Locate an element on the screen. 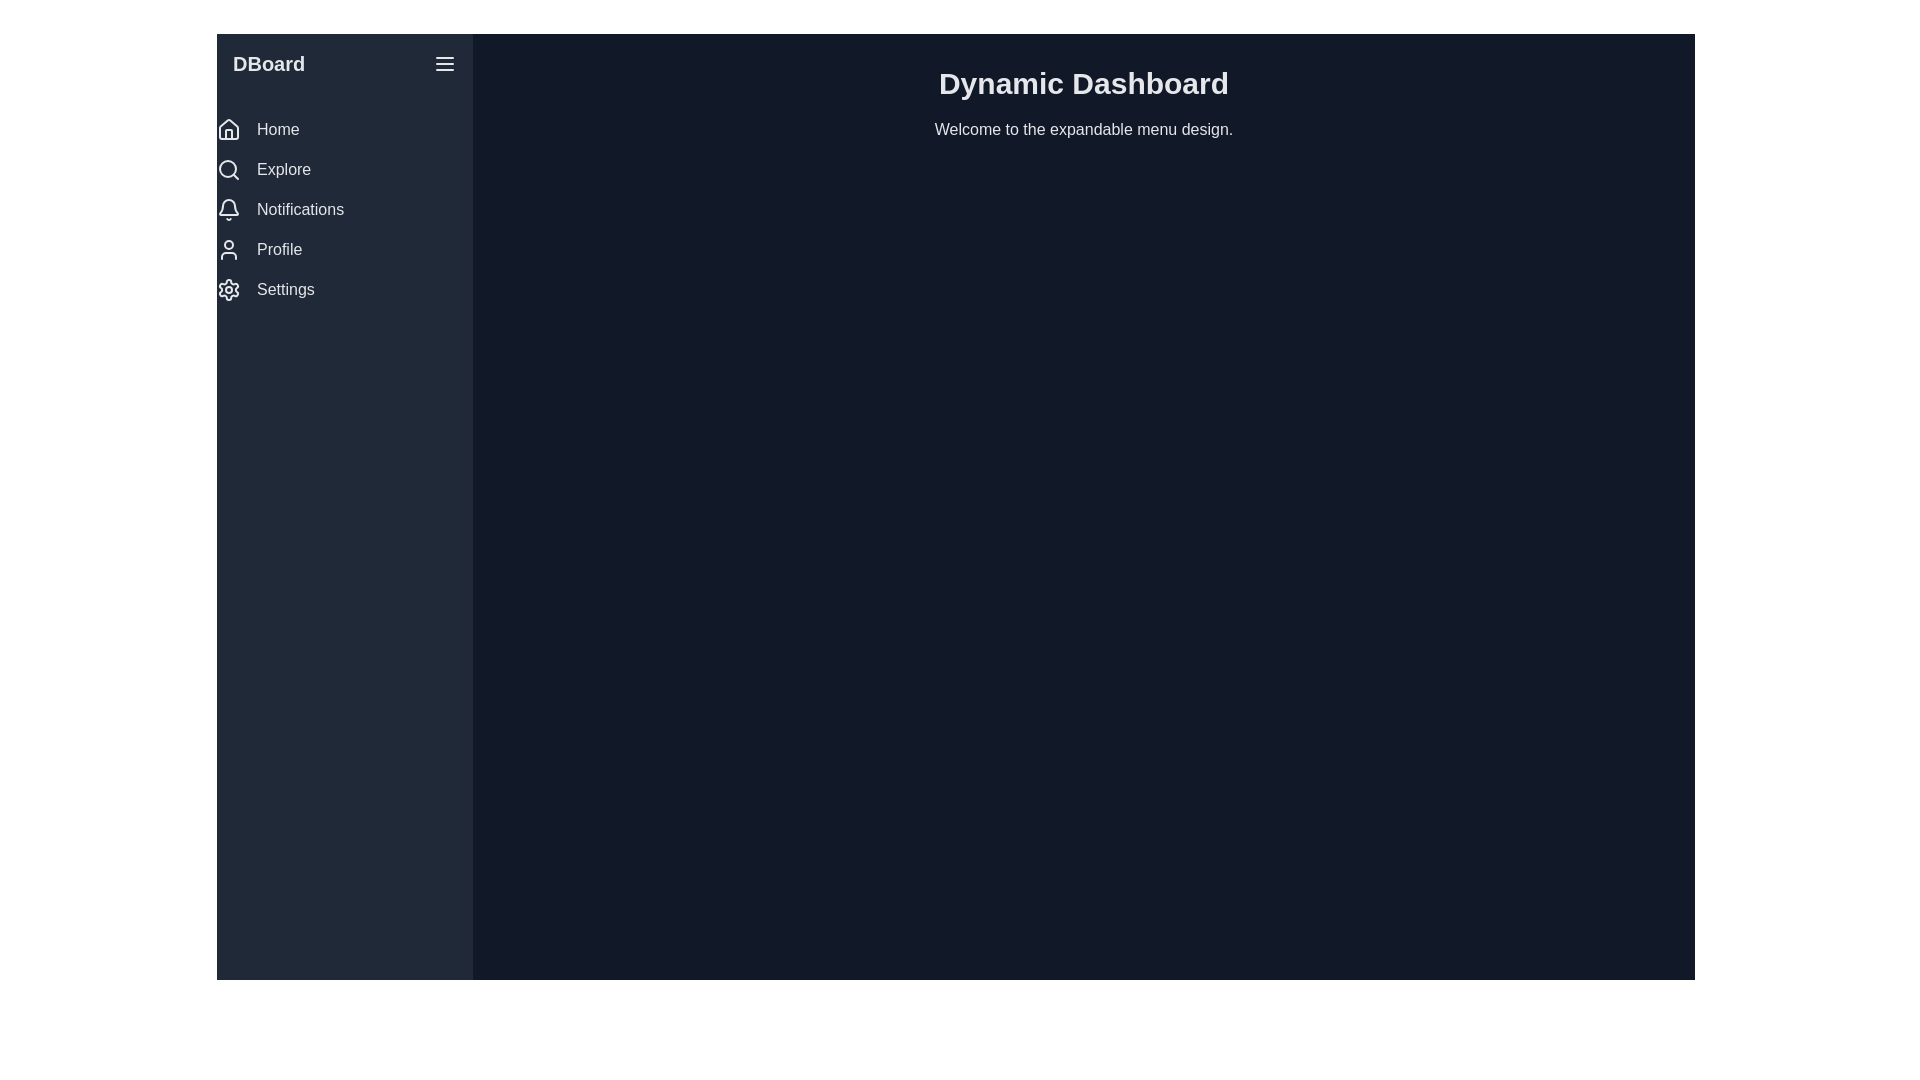 The width and height of the screenshot is (1920, 1080). the text label that says 'Welcome to the expandable menu design.' which is positioned just beneath the header 'Dynamic Dashboard.' is located at coordinates (1083, 130).